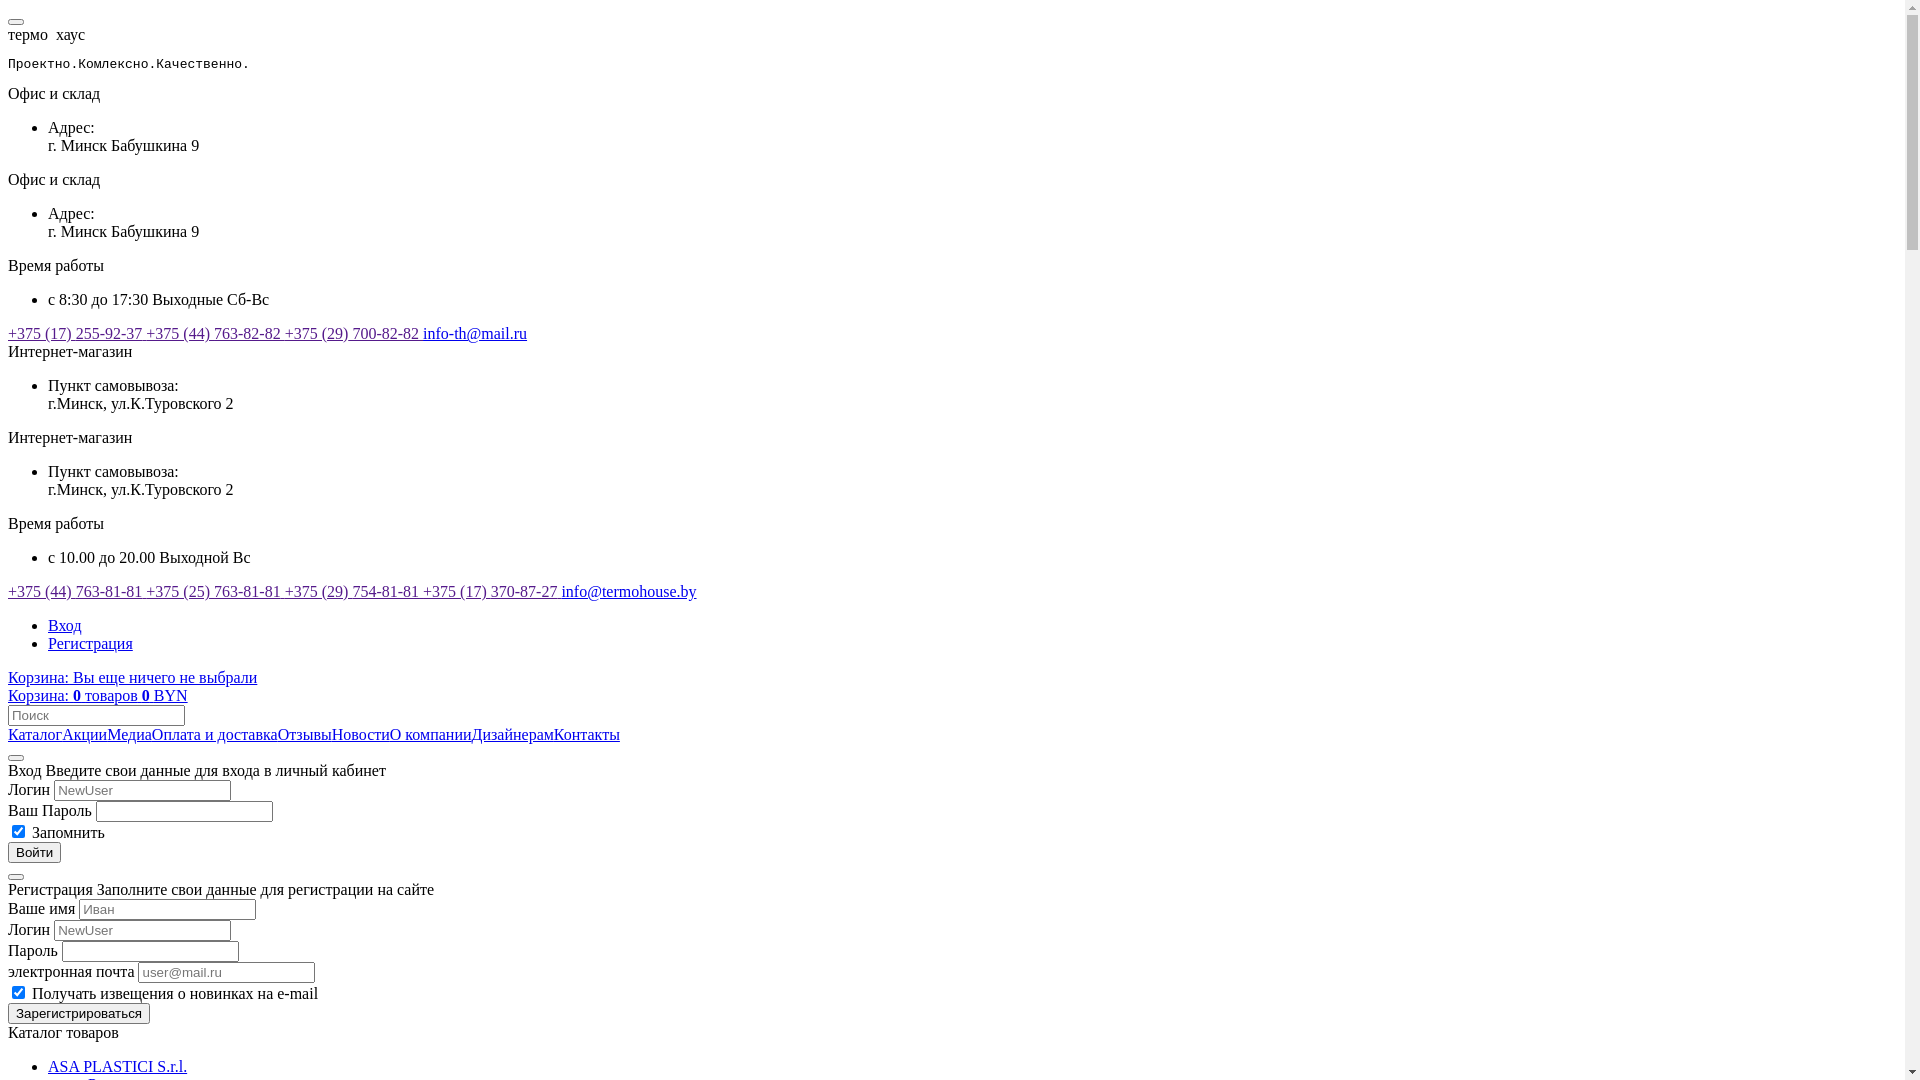 Image resolution: width=1920 pixels, height=1080 pixels. What do you see at coordinates (474, 332) in the screenshot?
I see `'info-th@mail.ru'` at bounding box center [474, 332].